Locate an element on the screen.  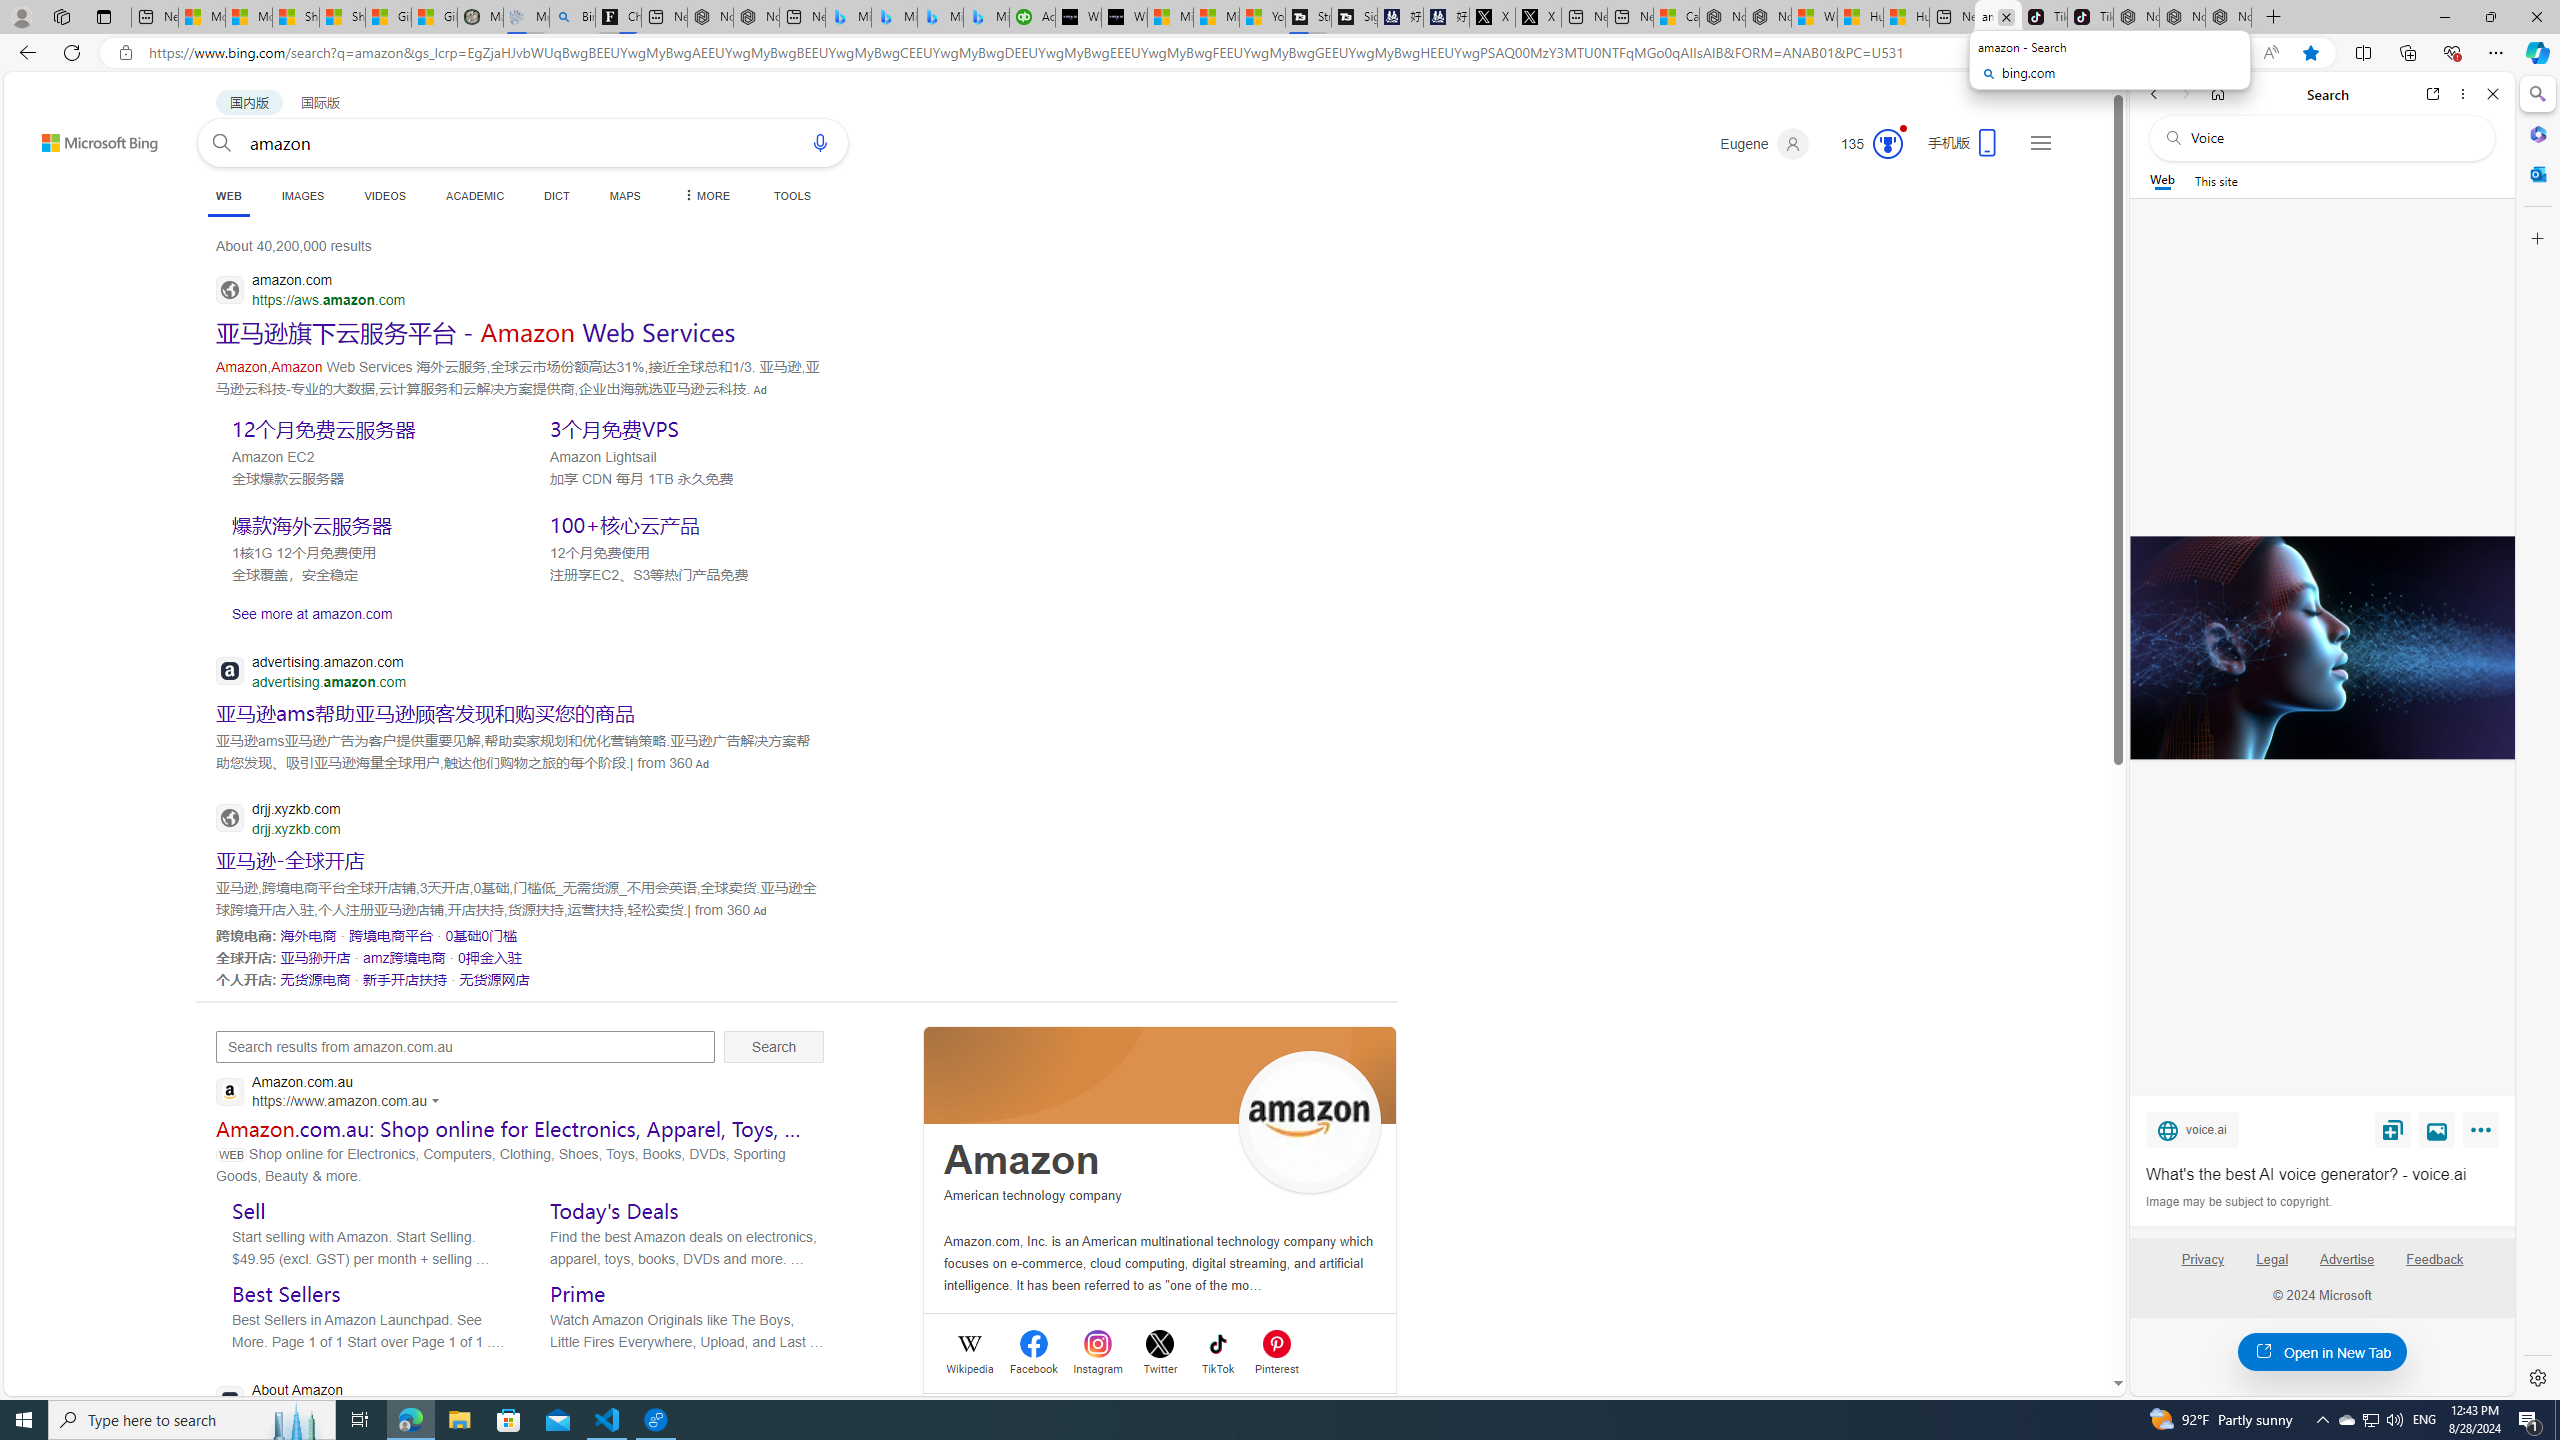
'Search more' is located at coordinates (2072, 1324).